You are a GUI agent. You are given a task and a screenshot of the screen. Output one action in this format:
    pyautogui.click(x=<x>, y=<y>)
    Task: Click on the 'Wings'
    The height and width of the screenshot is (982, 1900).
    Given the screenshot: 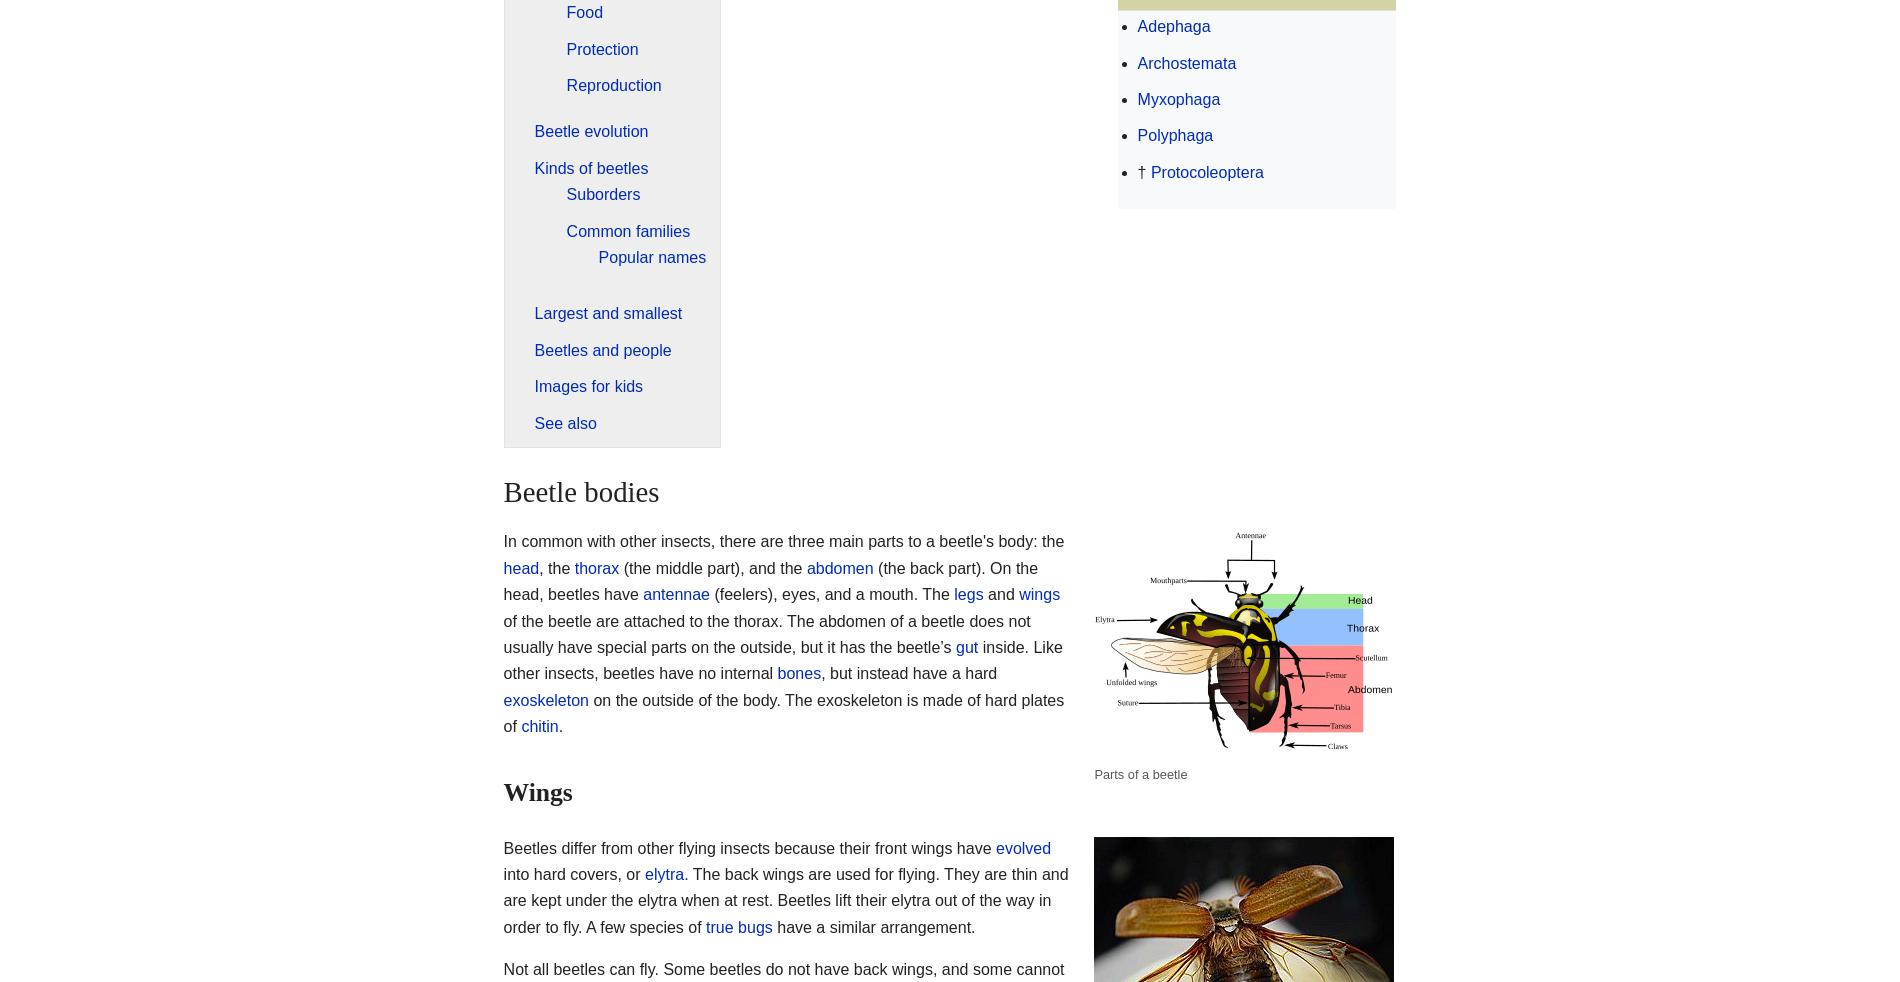 What is the action you would take?
    pyautogui.click(x=537, y=791)
    